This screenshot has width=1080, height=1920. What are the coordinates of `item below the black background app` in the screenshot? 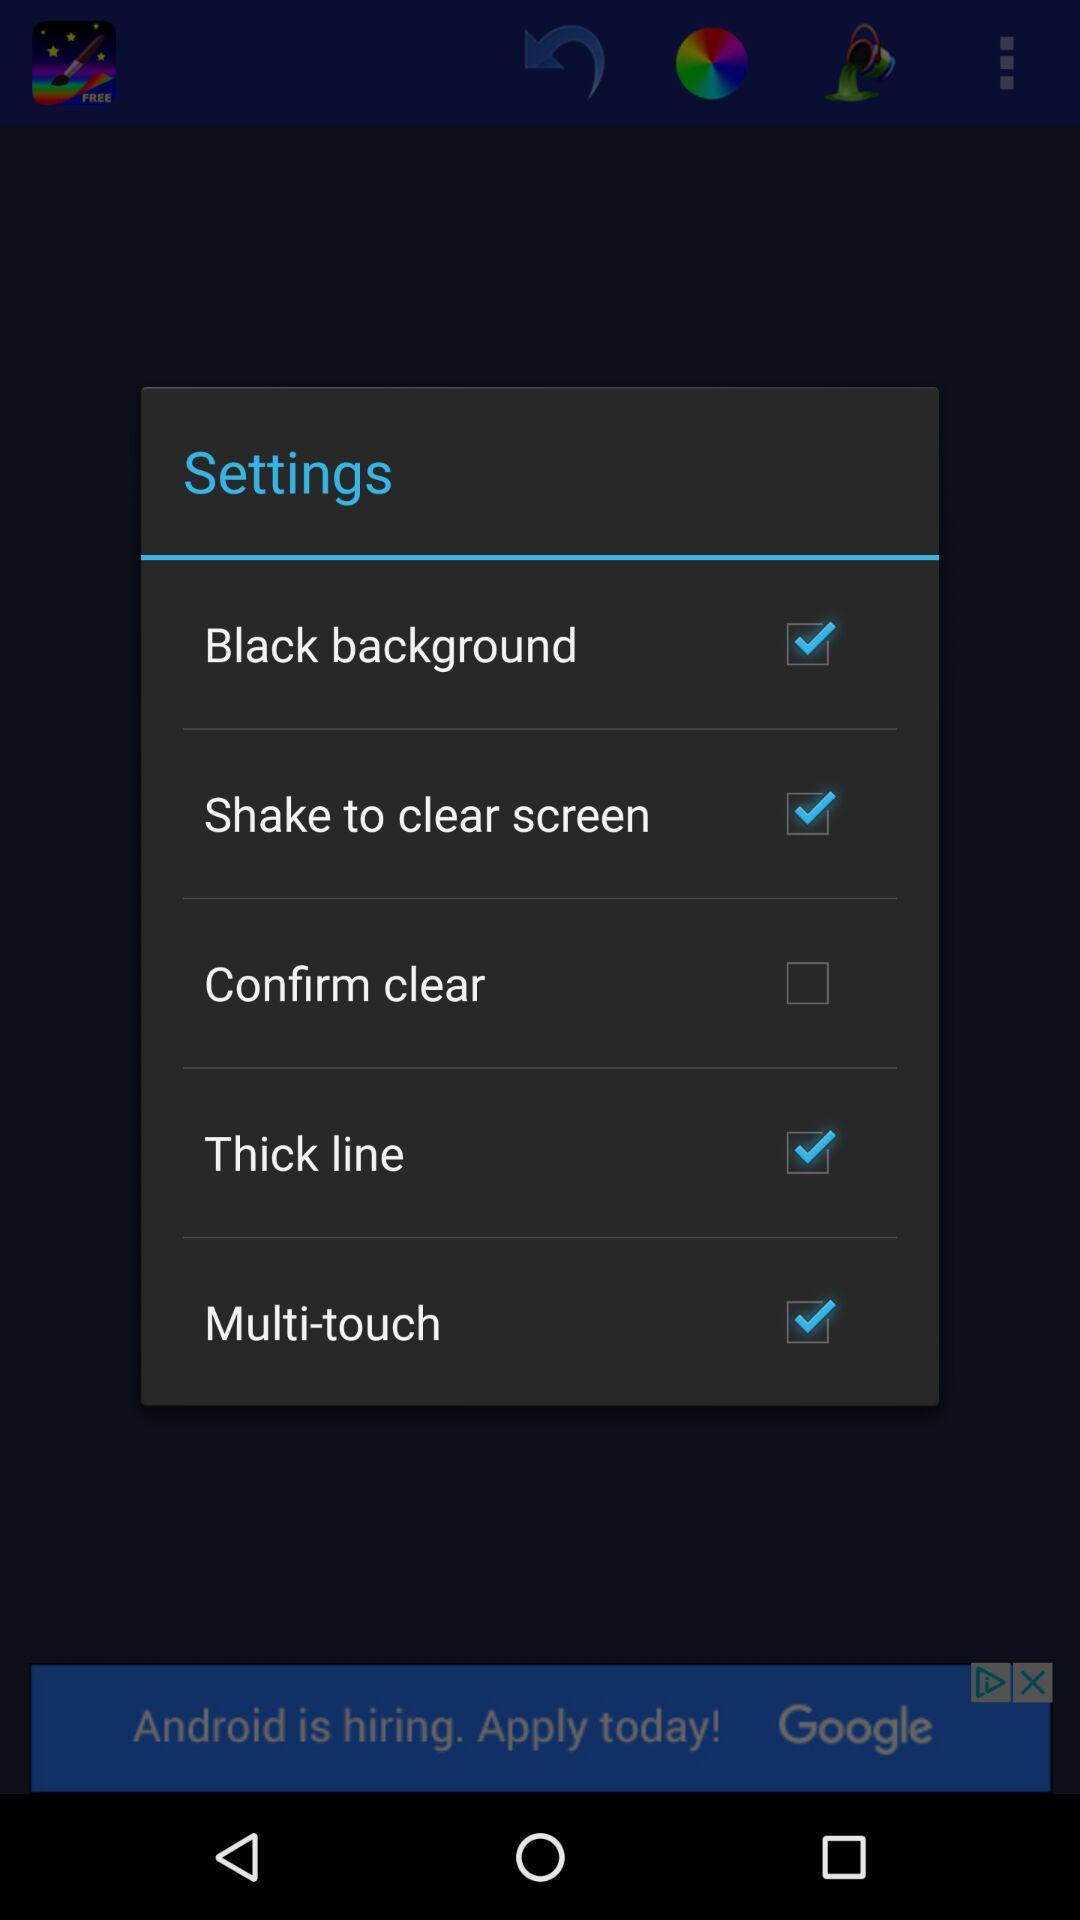 It's located at (426, 813).